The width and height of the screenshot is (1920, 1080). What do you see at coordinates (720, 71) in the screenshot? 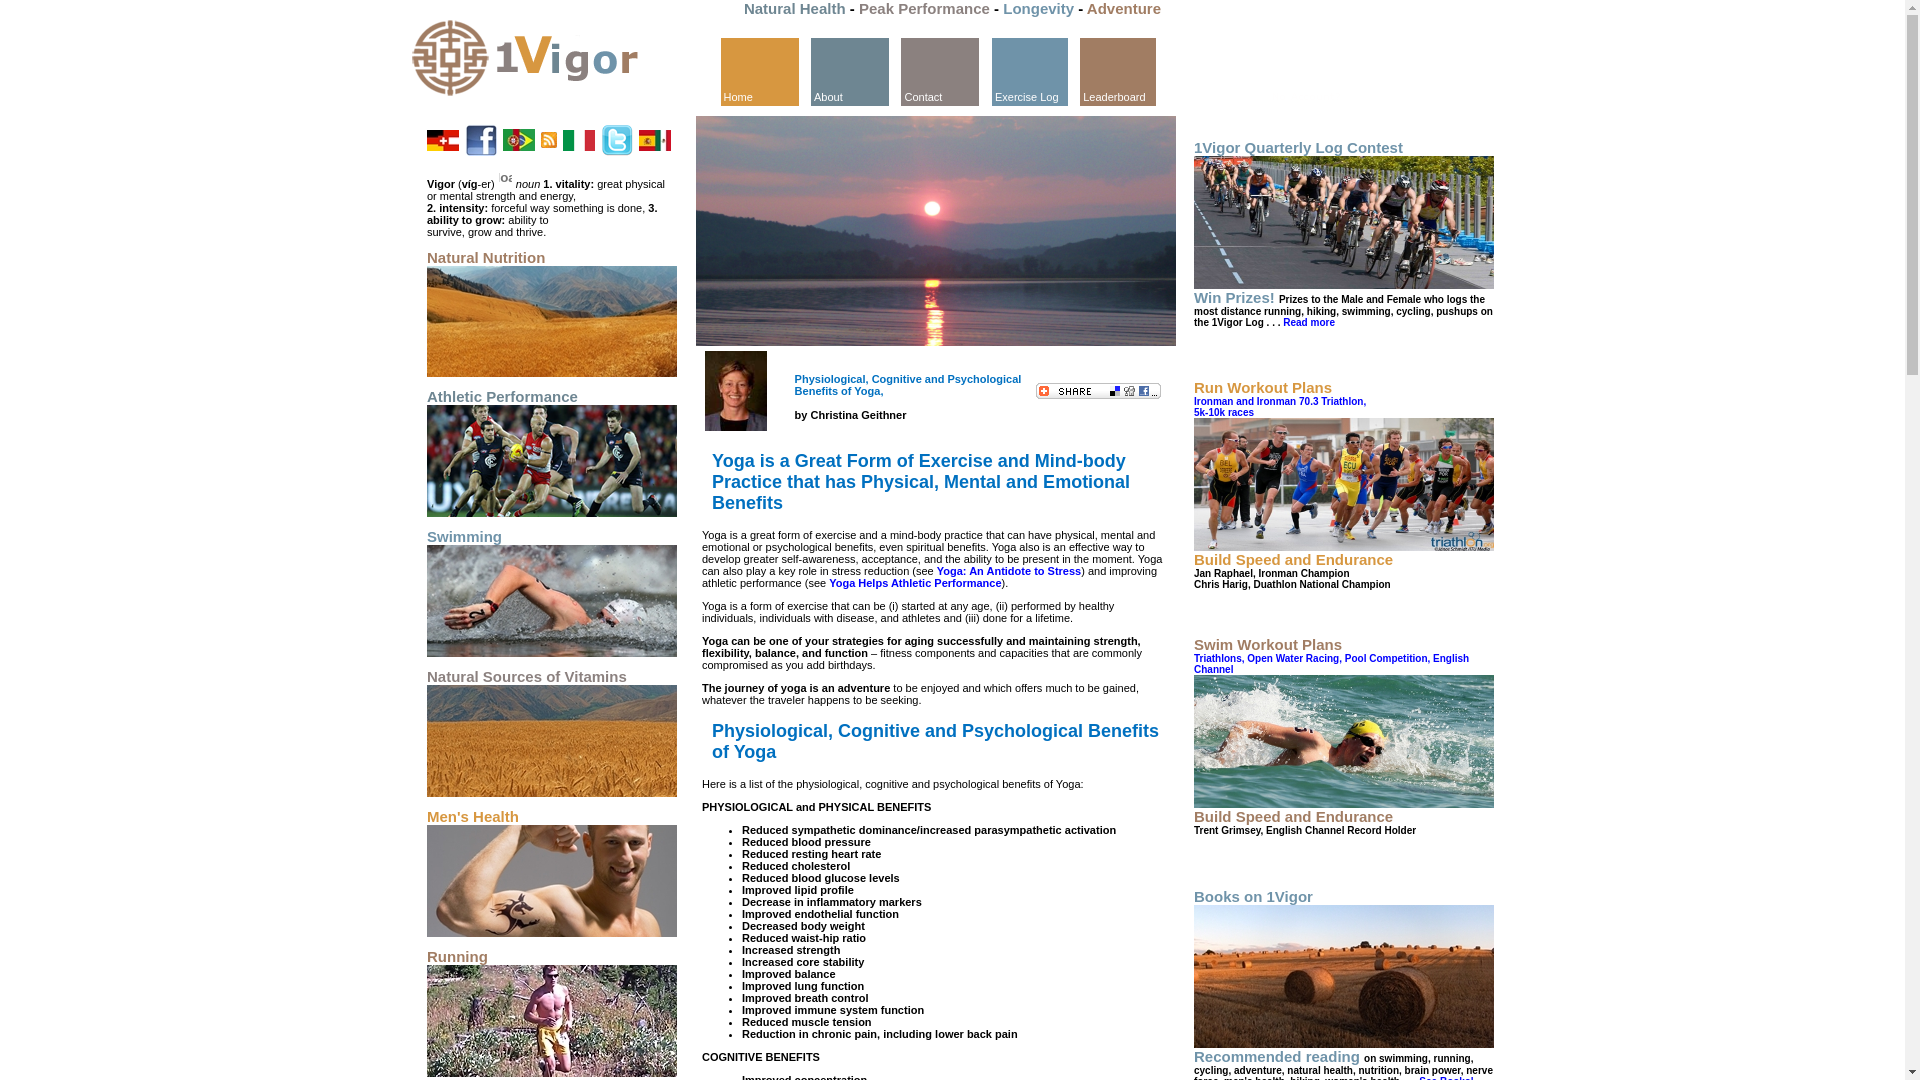
I see `'Home'` at bounding box center [720, 71].